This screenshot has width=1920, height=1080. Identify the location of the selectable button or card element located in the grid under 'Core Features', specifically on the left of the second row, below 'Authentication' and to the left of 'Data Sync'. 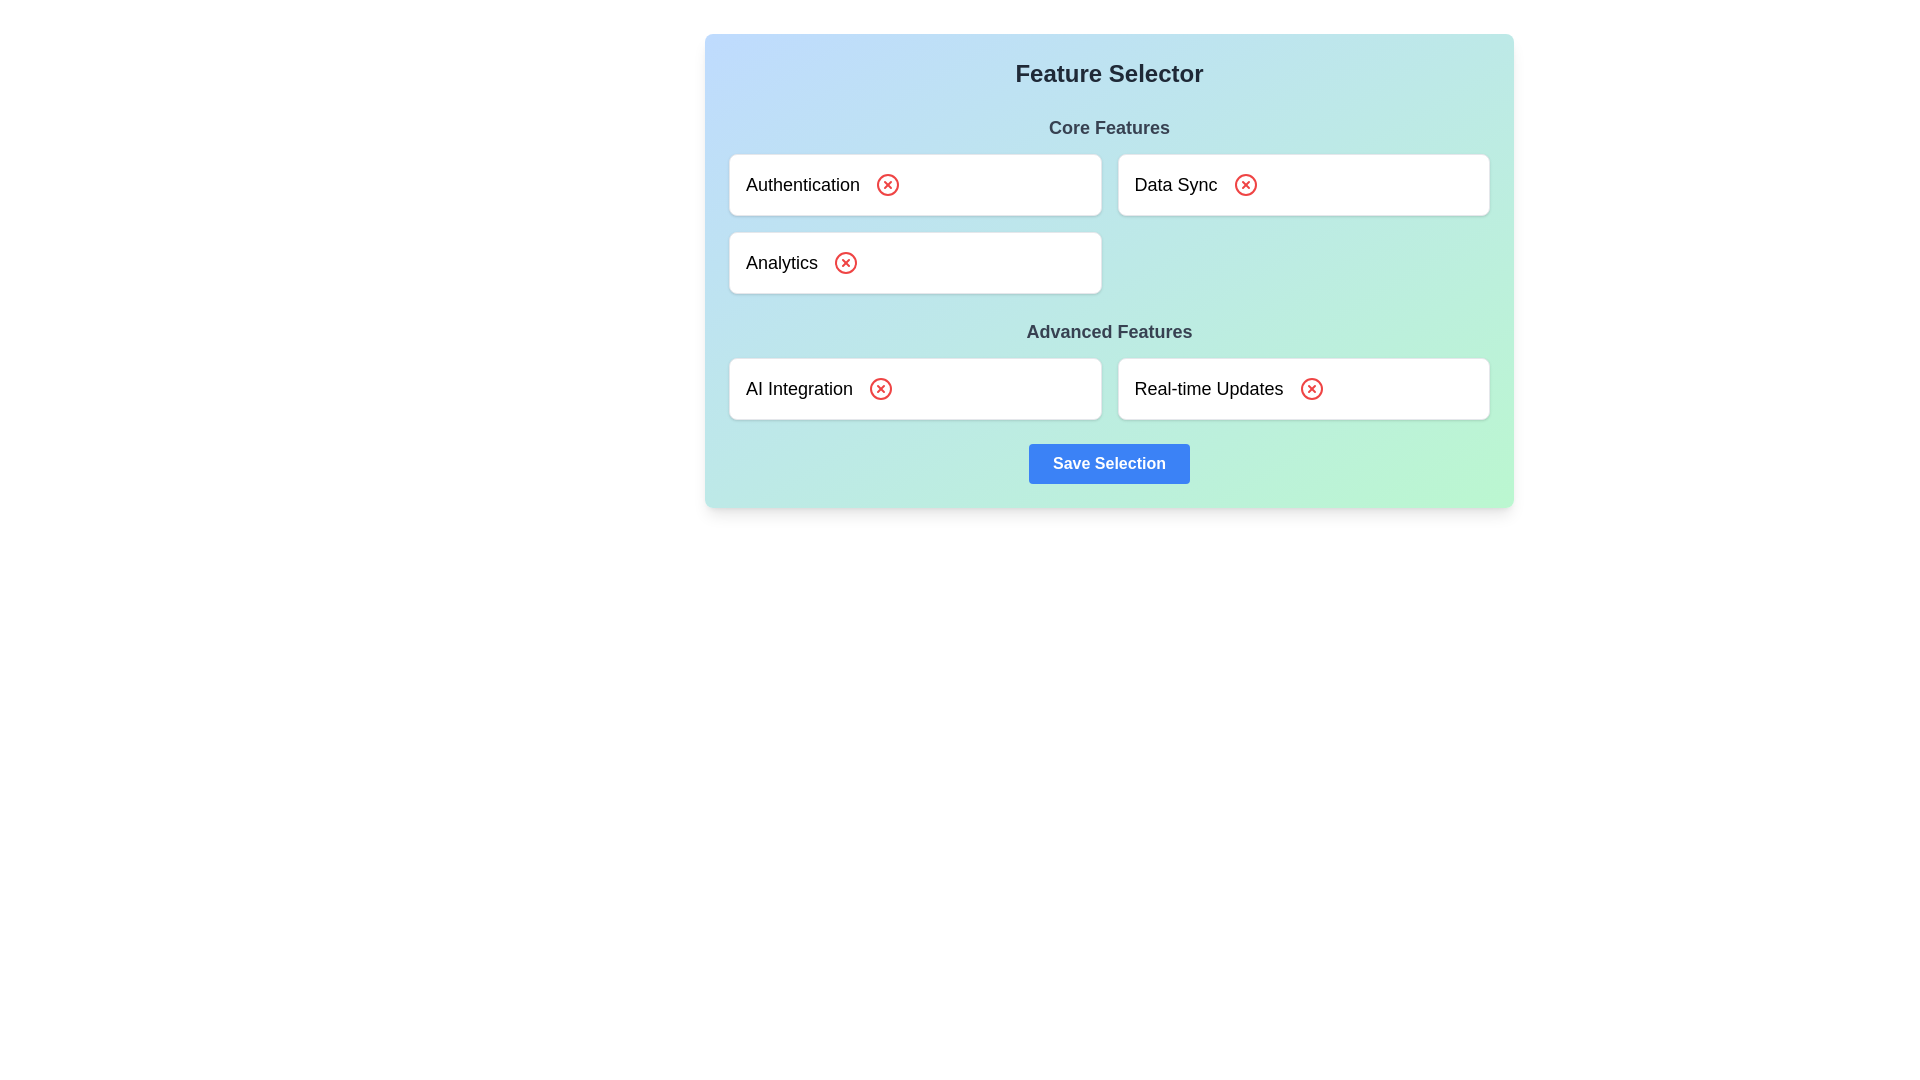
(914, 261).